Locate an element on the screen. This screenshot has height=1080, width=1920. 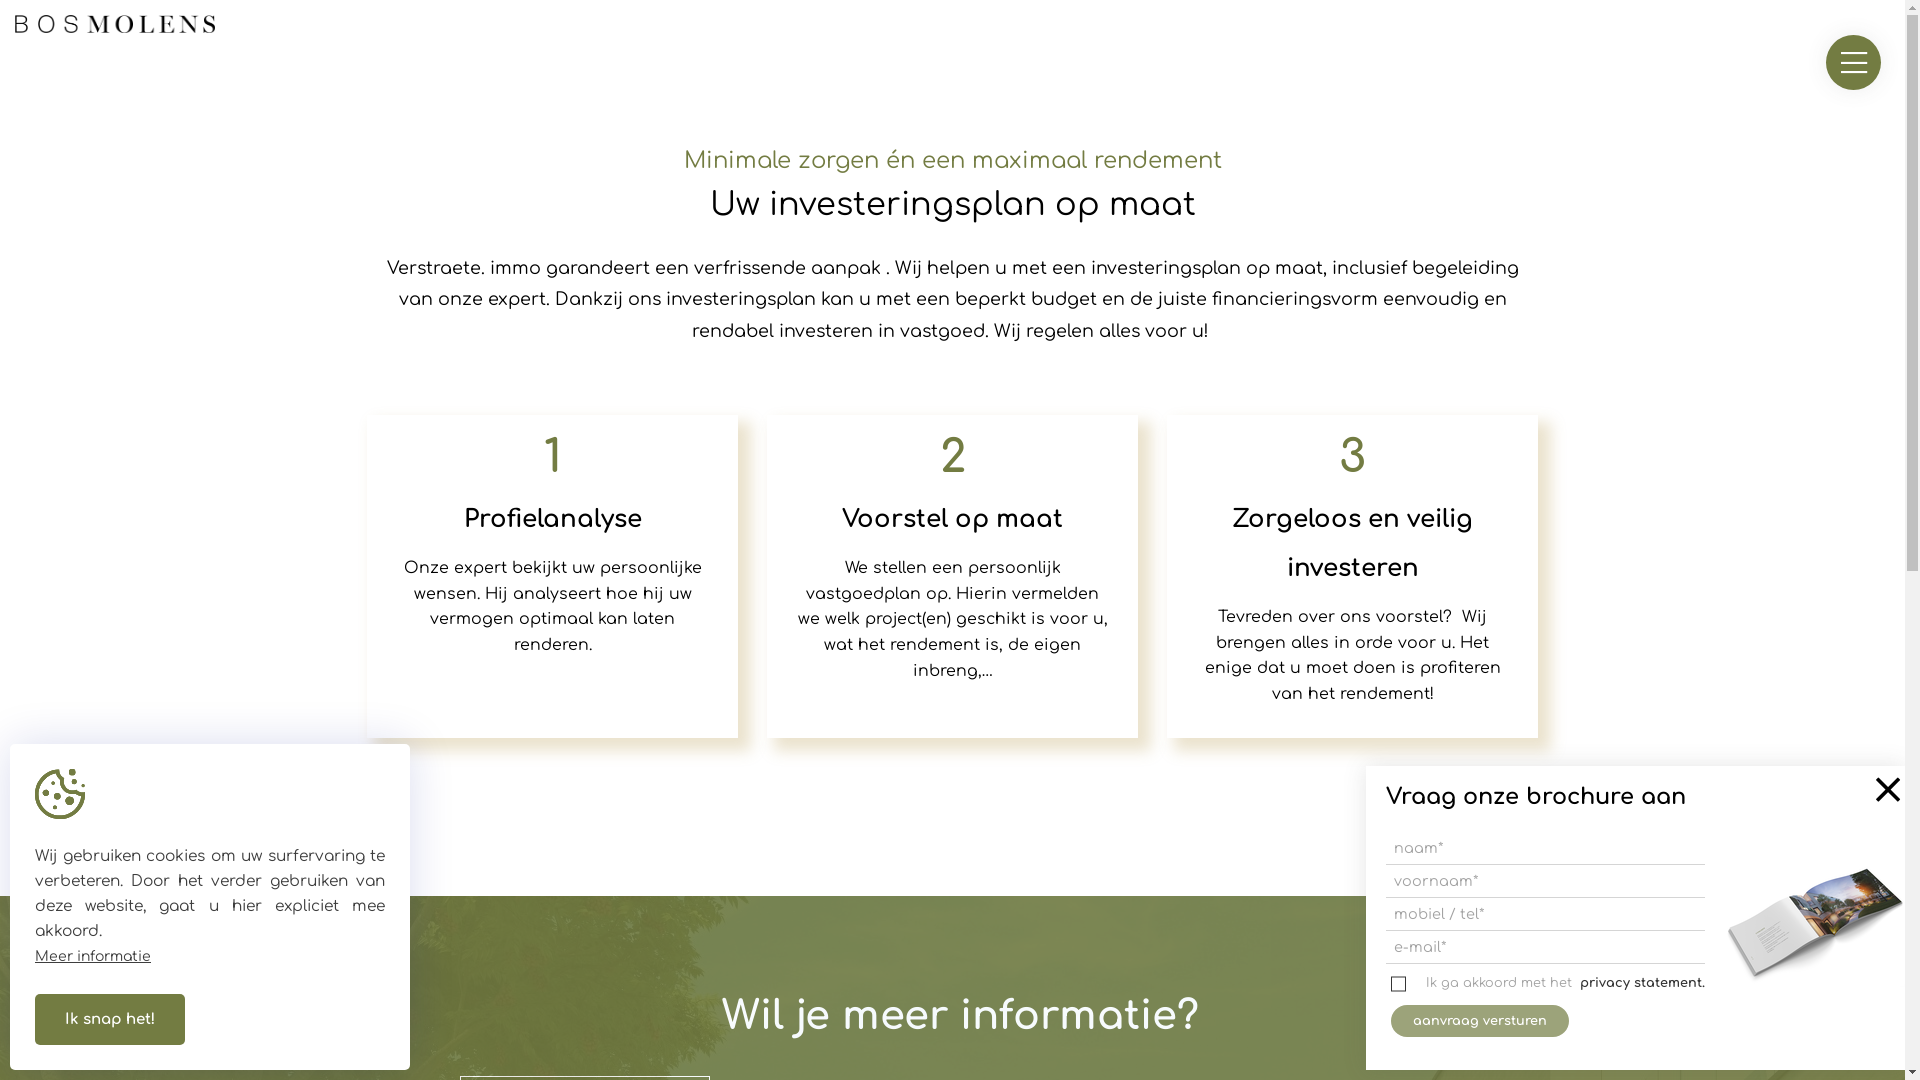
'privacy statement.' is located at coordinates (1642, 982).